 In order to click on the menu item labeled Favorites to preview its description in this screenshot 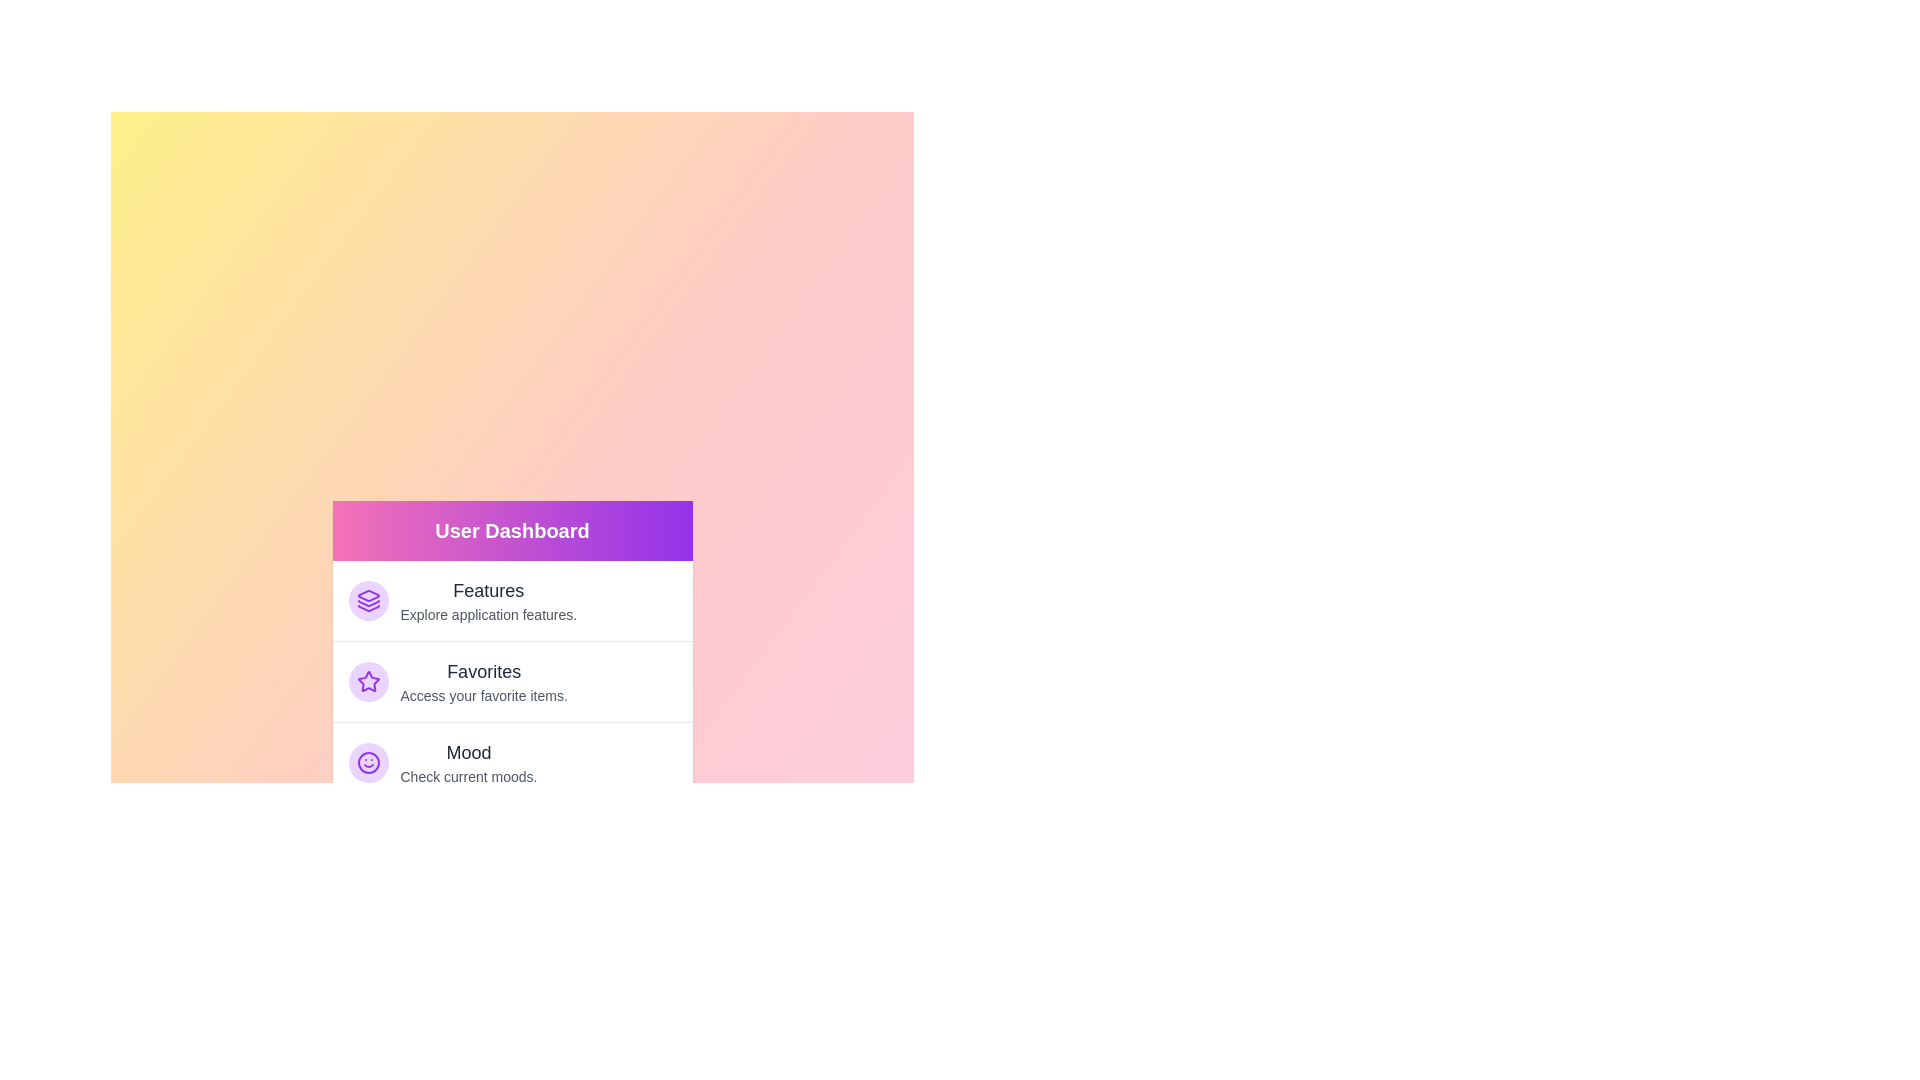, I will do `click(512, 680)`.